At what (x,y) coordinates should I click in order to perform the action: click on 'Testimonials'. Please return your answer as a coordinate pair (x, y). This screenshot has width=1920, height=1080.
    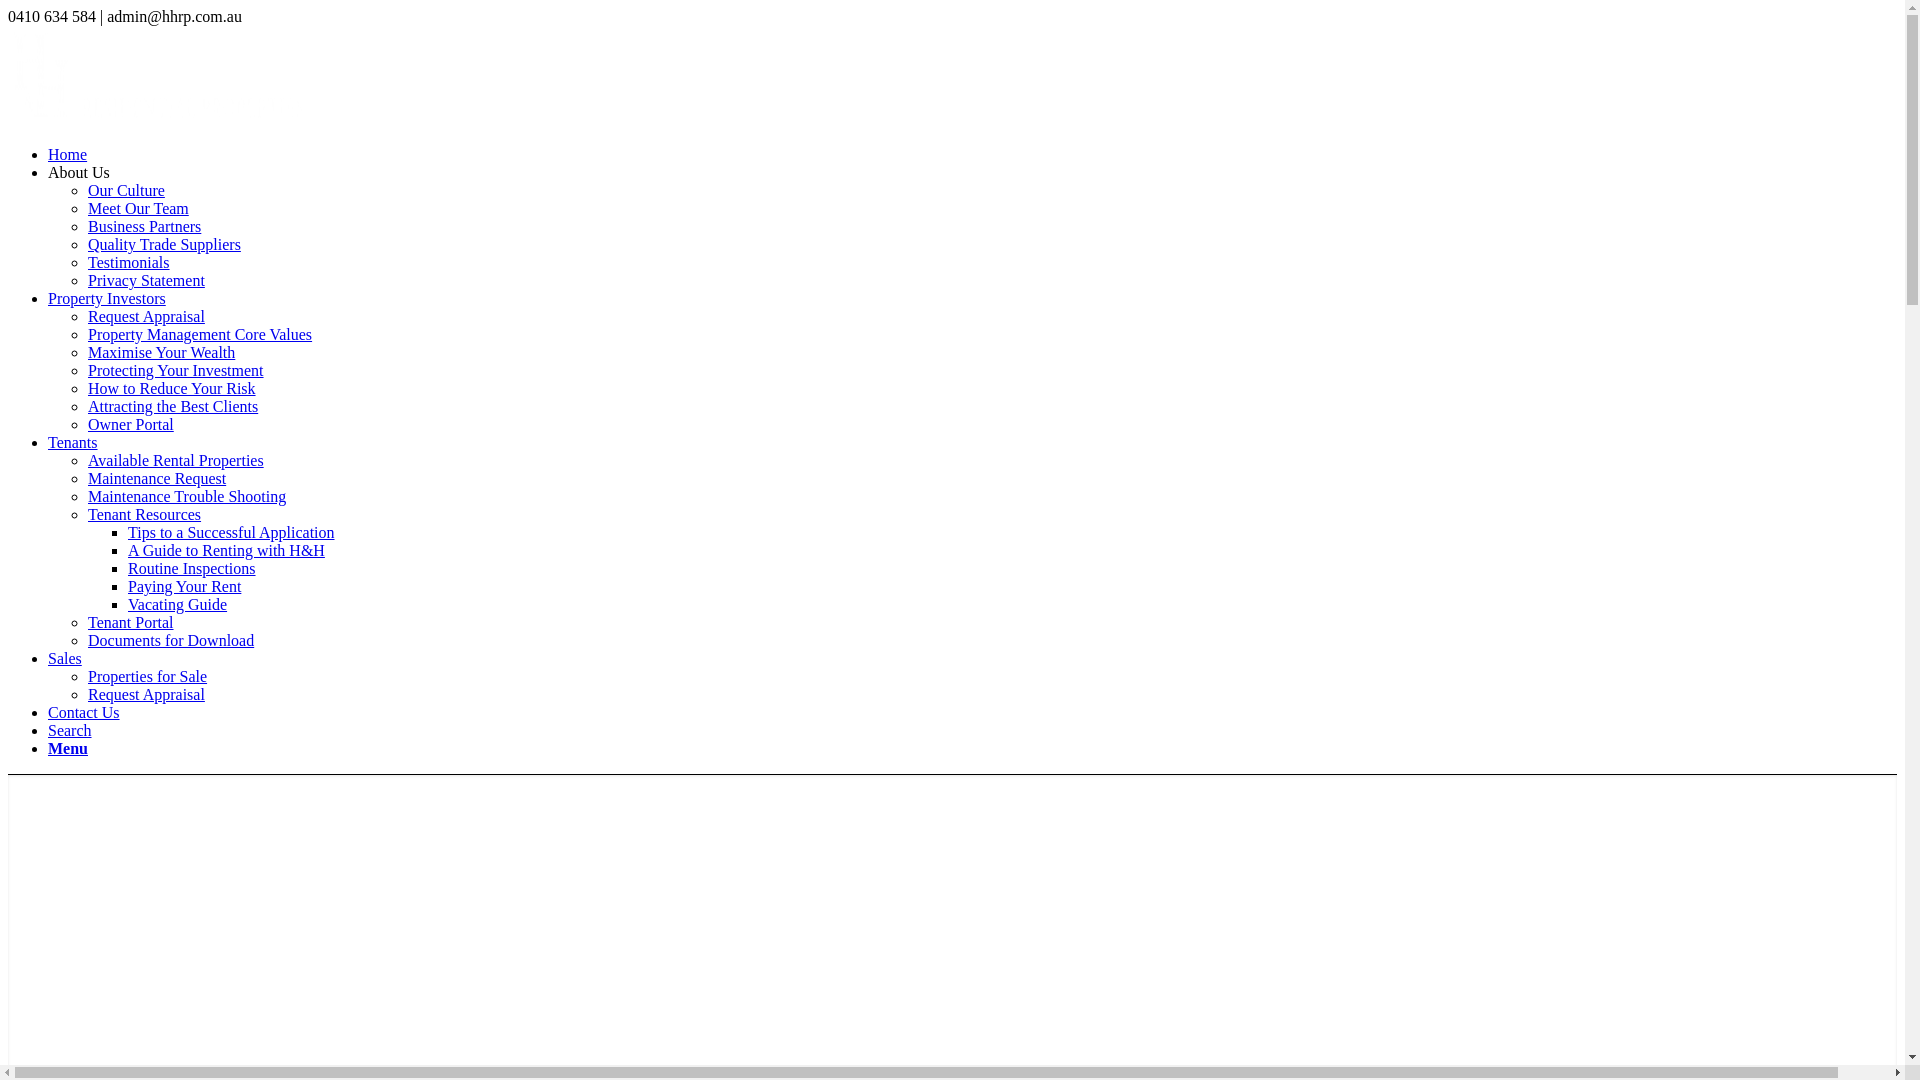
    Looking at the image, I should click on (86, 261).